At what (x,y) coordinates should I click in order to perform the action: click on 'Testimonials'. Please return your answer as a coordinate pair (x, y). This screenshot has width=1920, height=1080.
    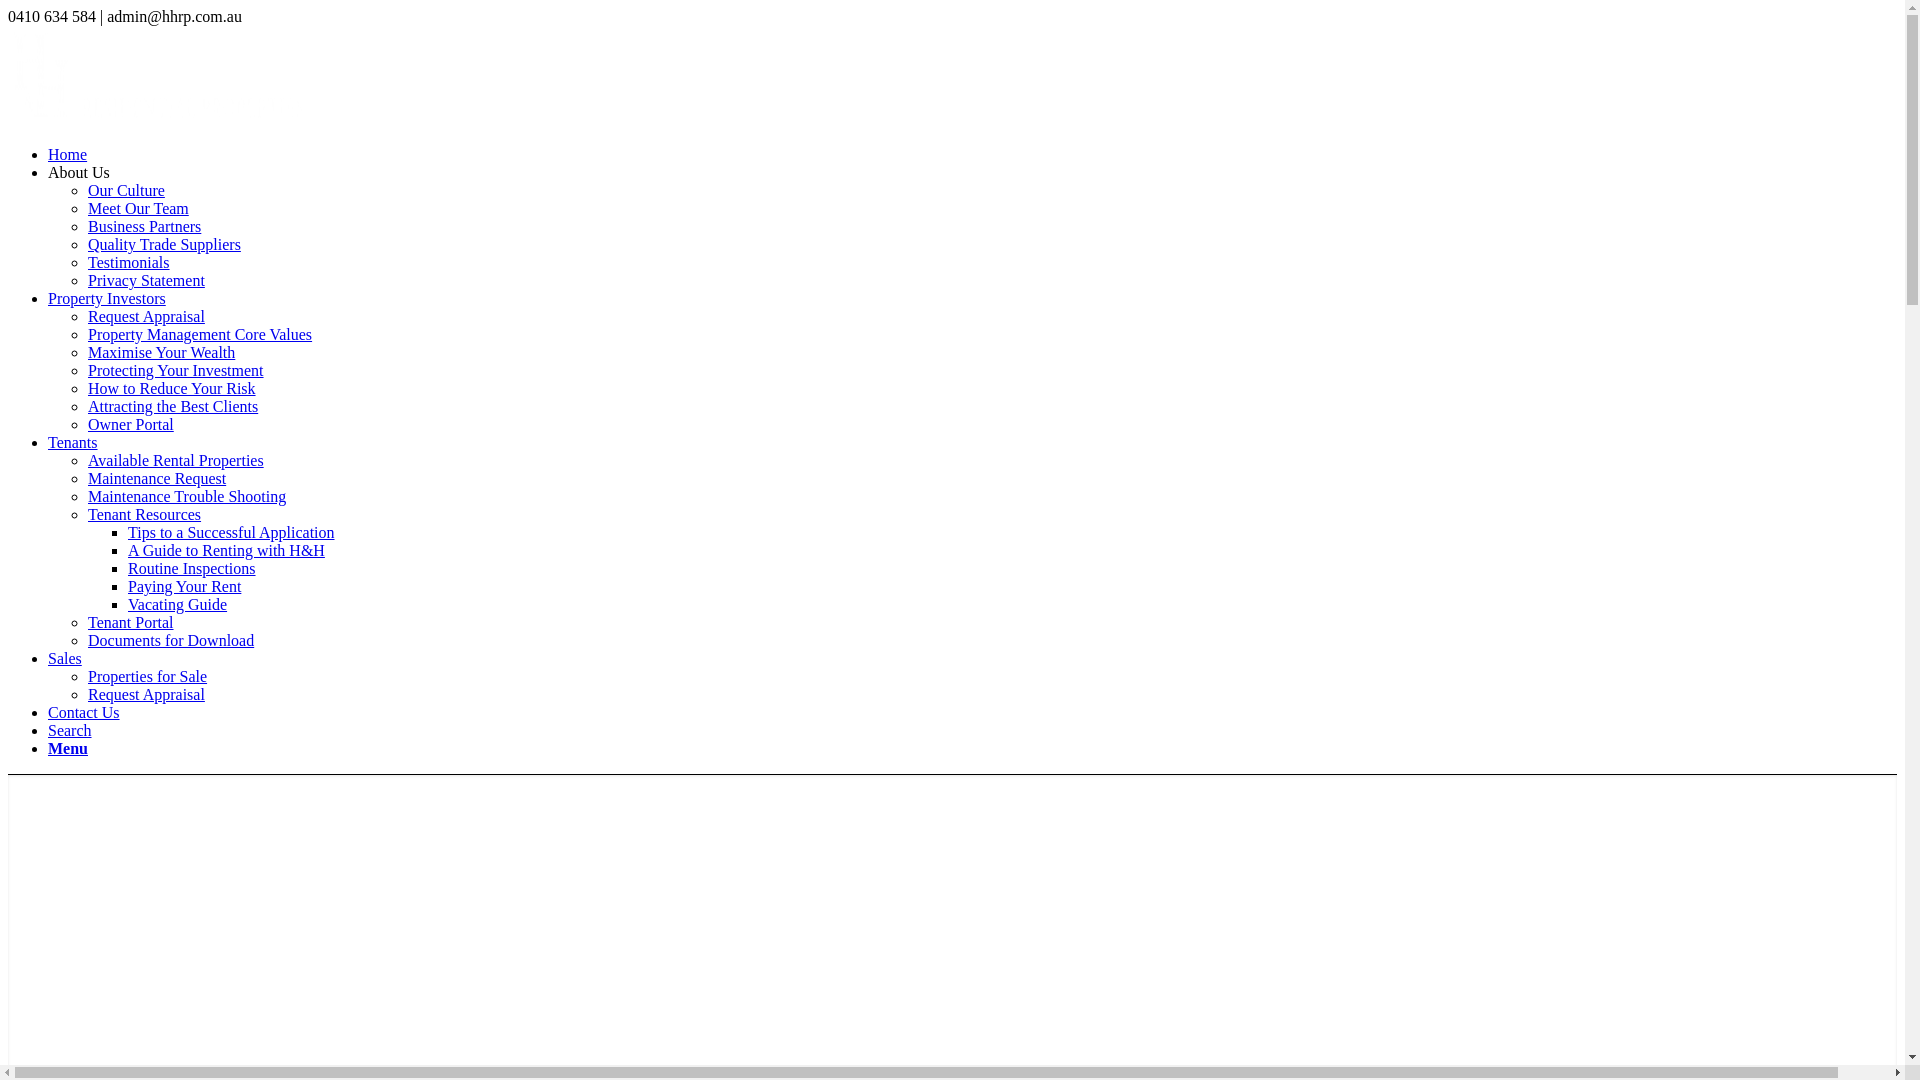
    Looking at the image, I should click on (86, 261).